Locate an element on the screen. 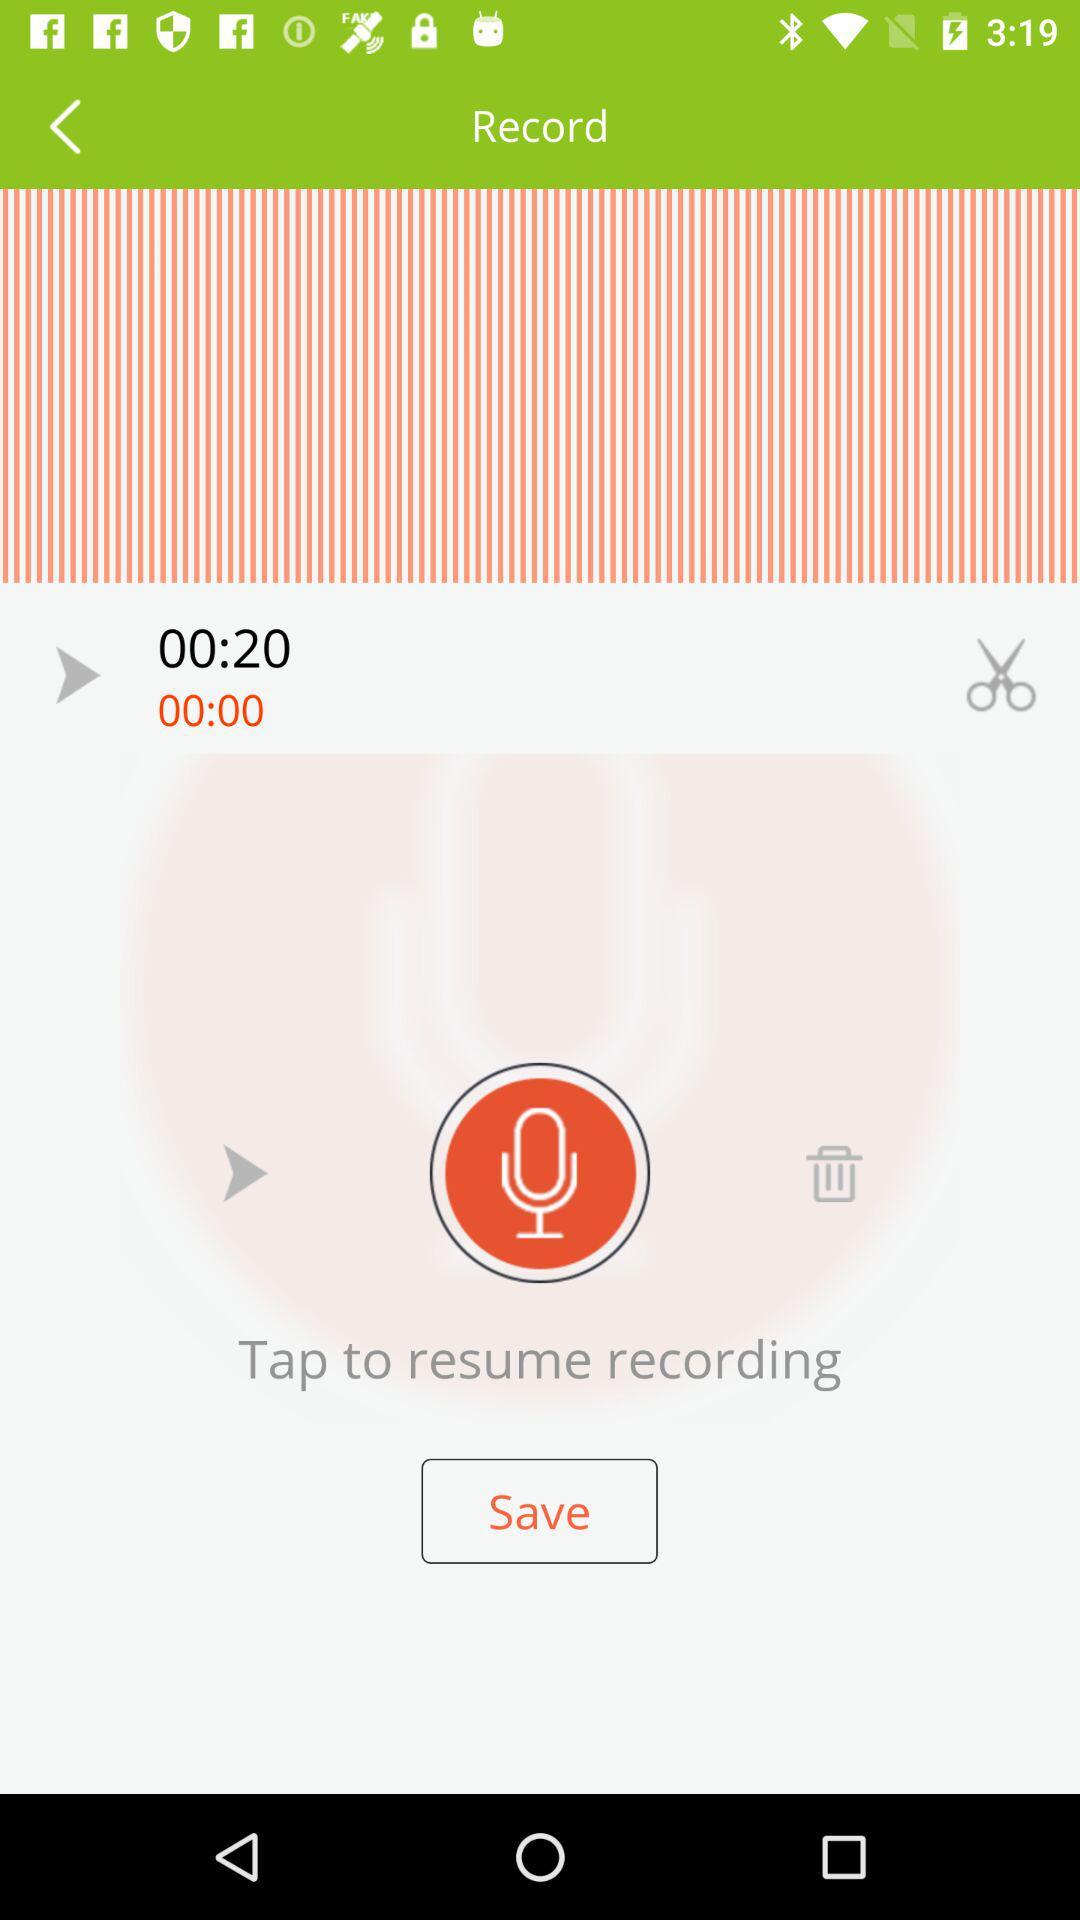  speak now is located at coordinates (540, 1172).